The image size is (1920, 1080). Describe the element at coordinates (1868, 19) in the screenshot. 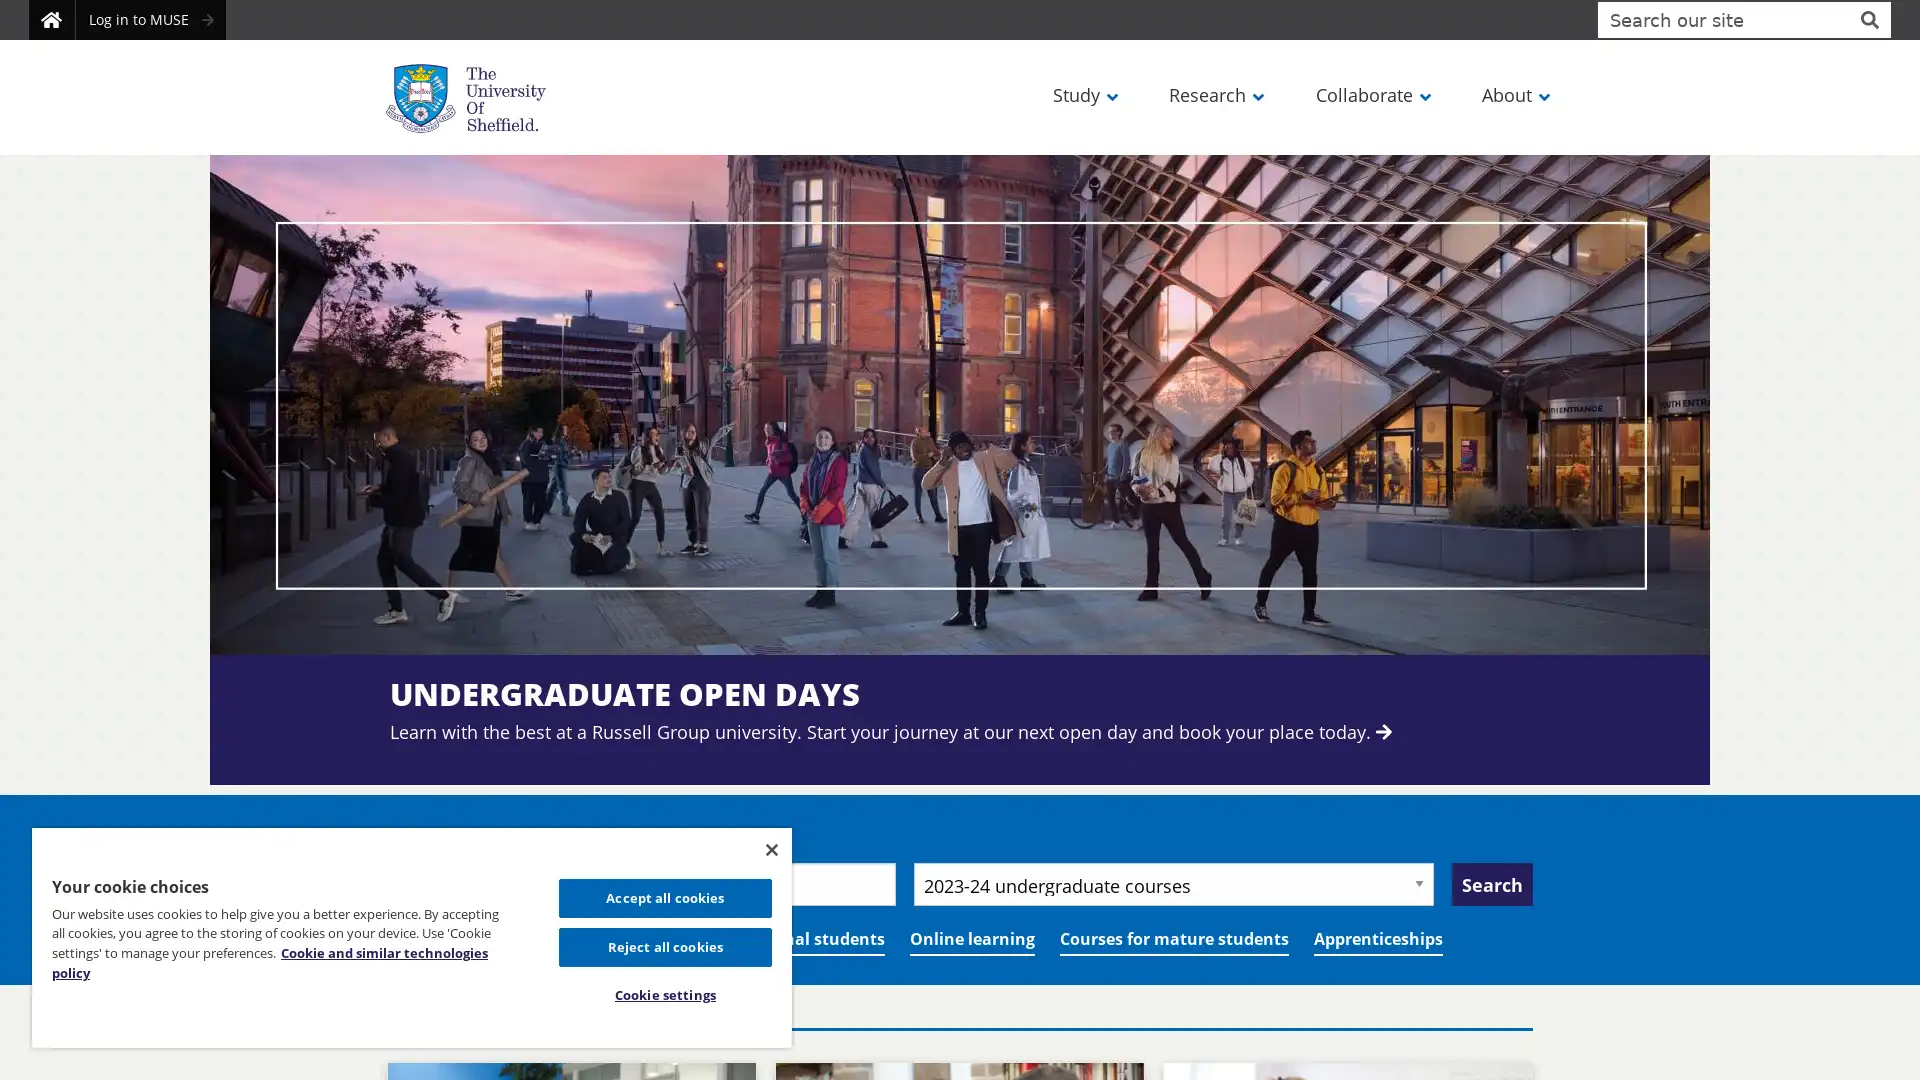

I see `Site search` at that location.